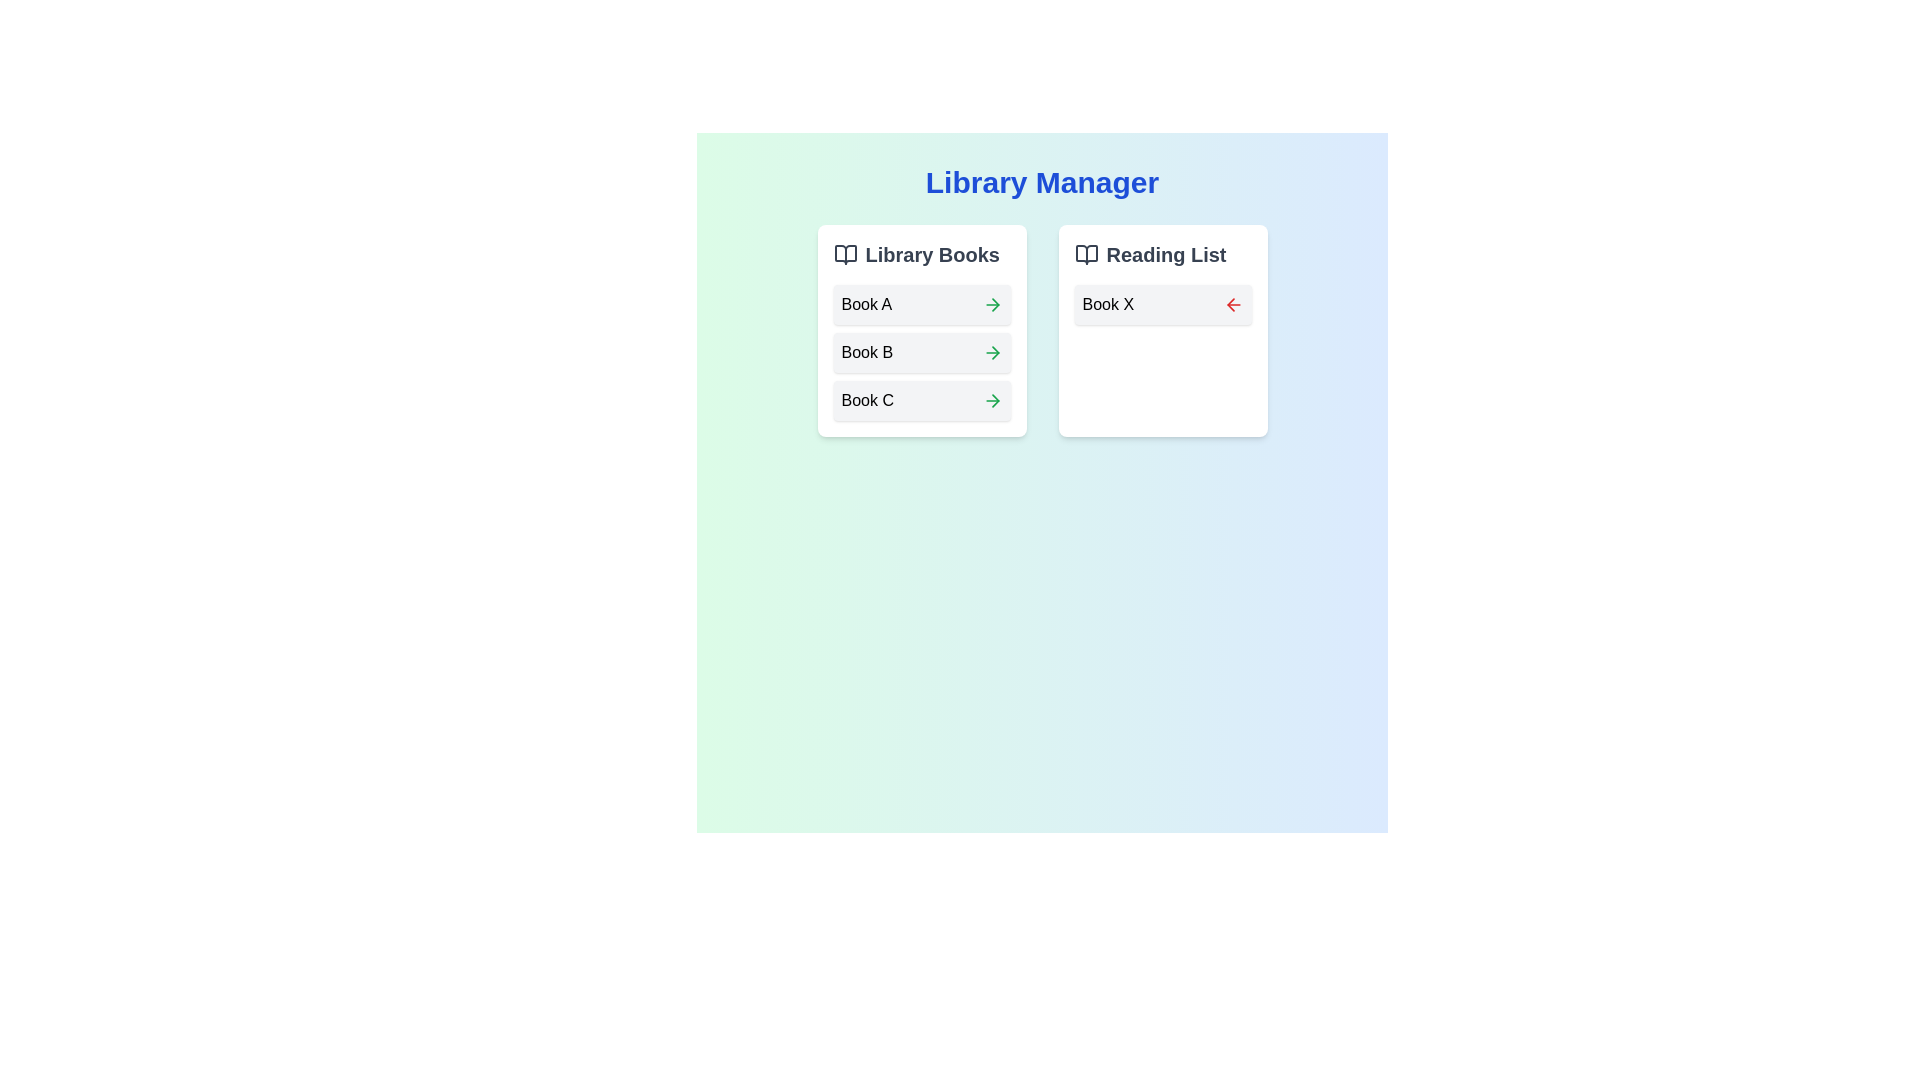 This screenshot has height=1080, width=1920. Describe the element at coordinates (867, 352) in the screenshot. I see `the text label displaying 'Book B' which is located in the 'Library Books' section, between 'Book A' and 'Book C', on a light-gray background` at that location.